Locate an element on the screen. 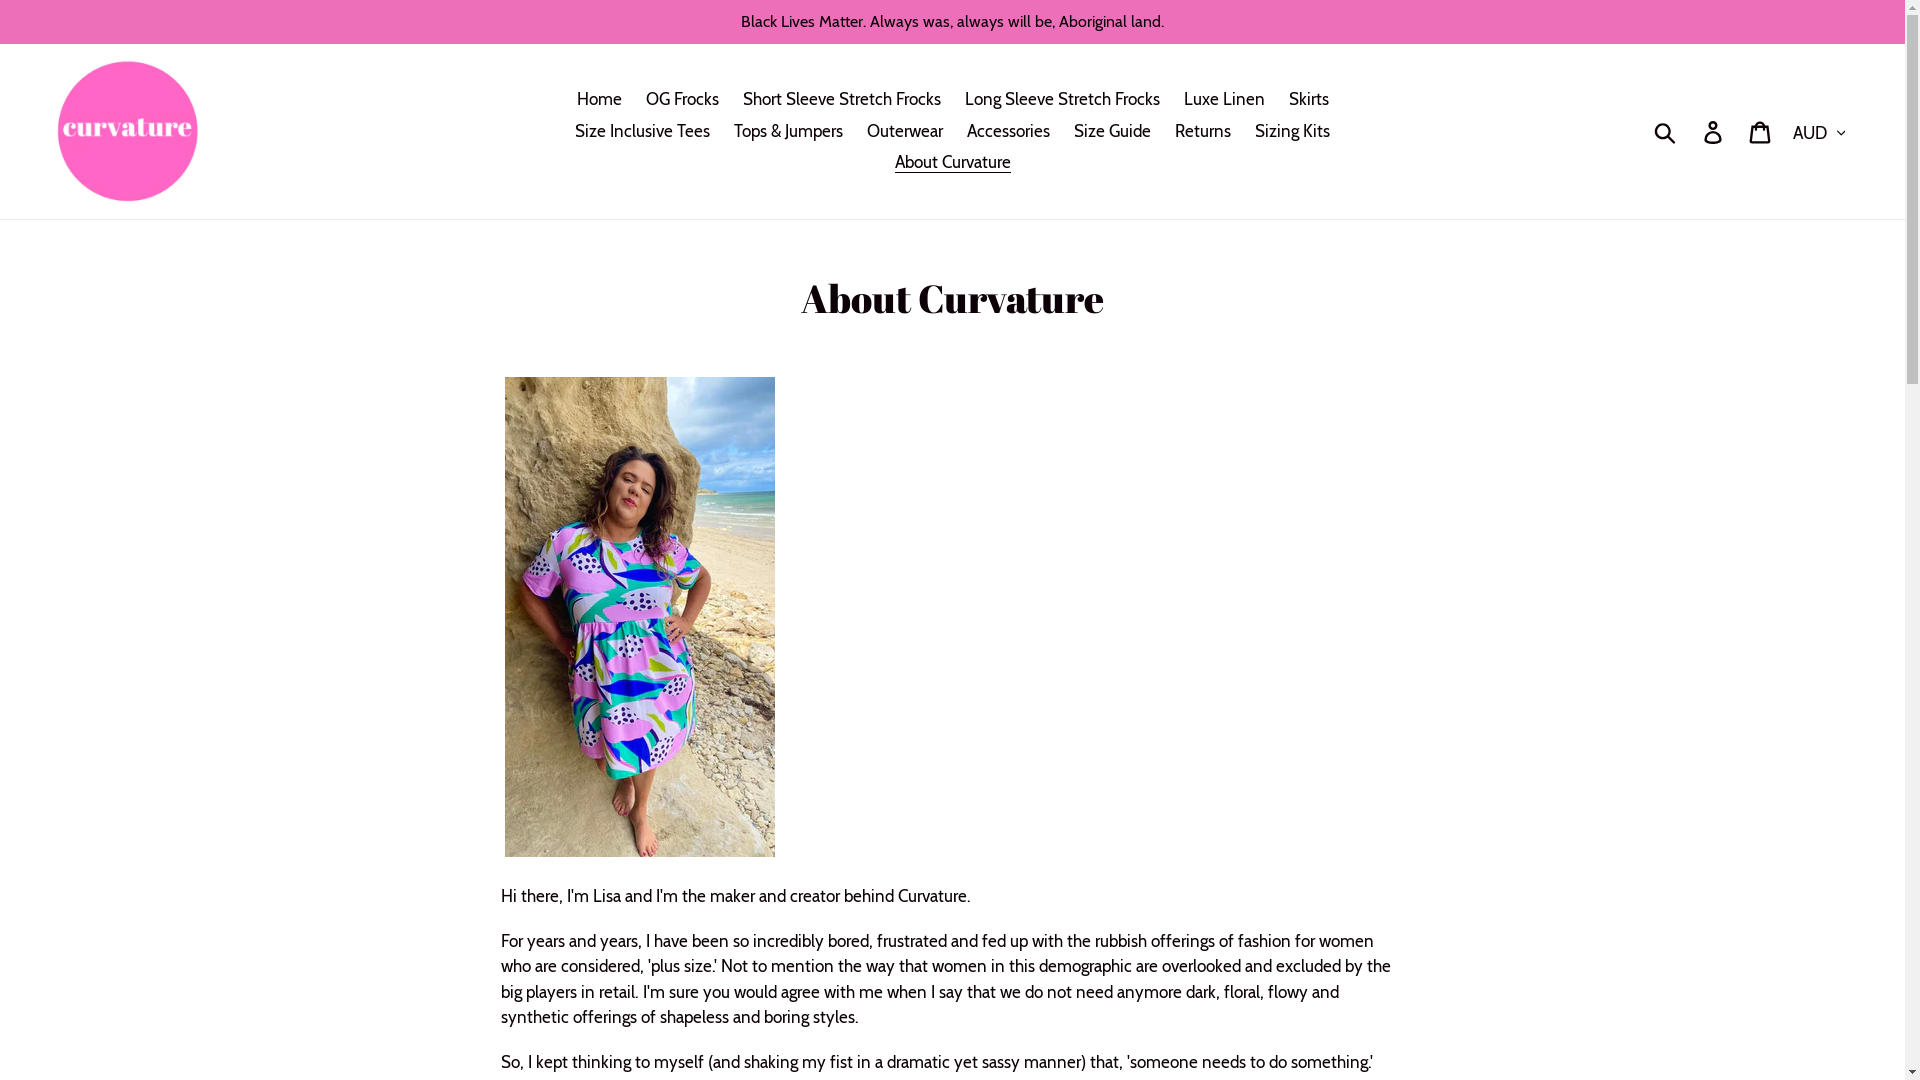  'Size Guide' is located at coordinates (1111, 131).